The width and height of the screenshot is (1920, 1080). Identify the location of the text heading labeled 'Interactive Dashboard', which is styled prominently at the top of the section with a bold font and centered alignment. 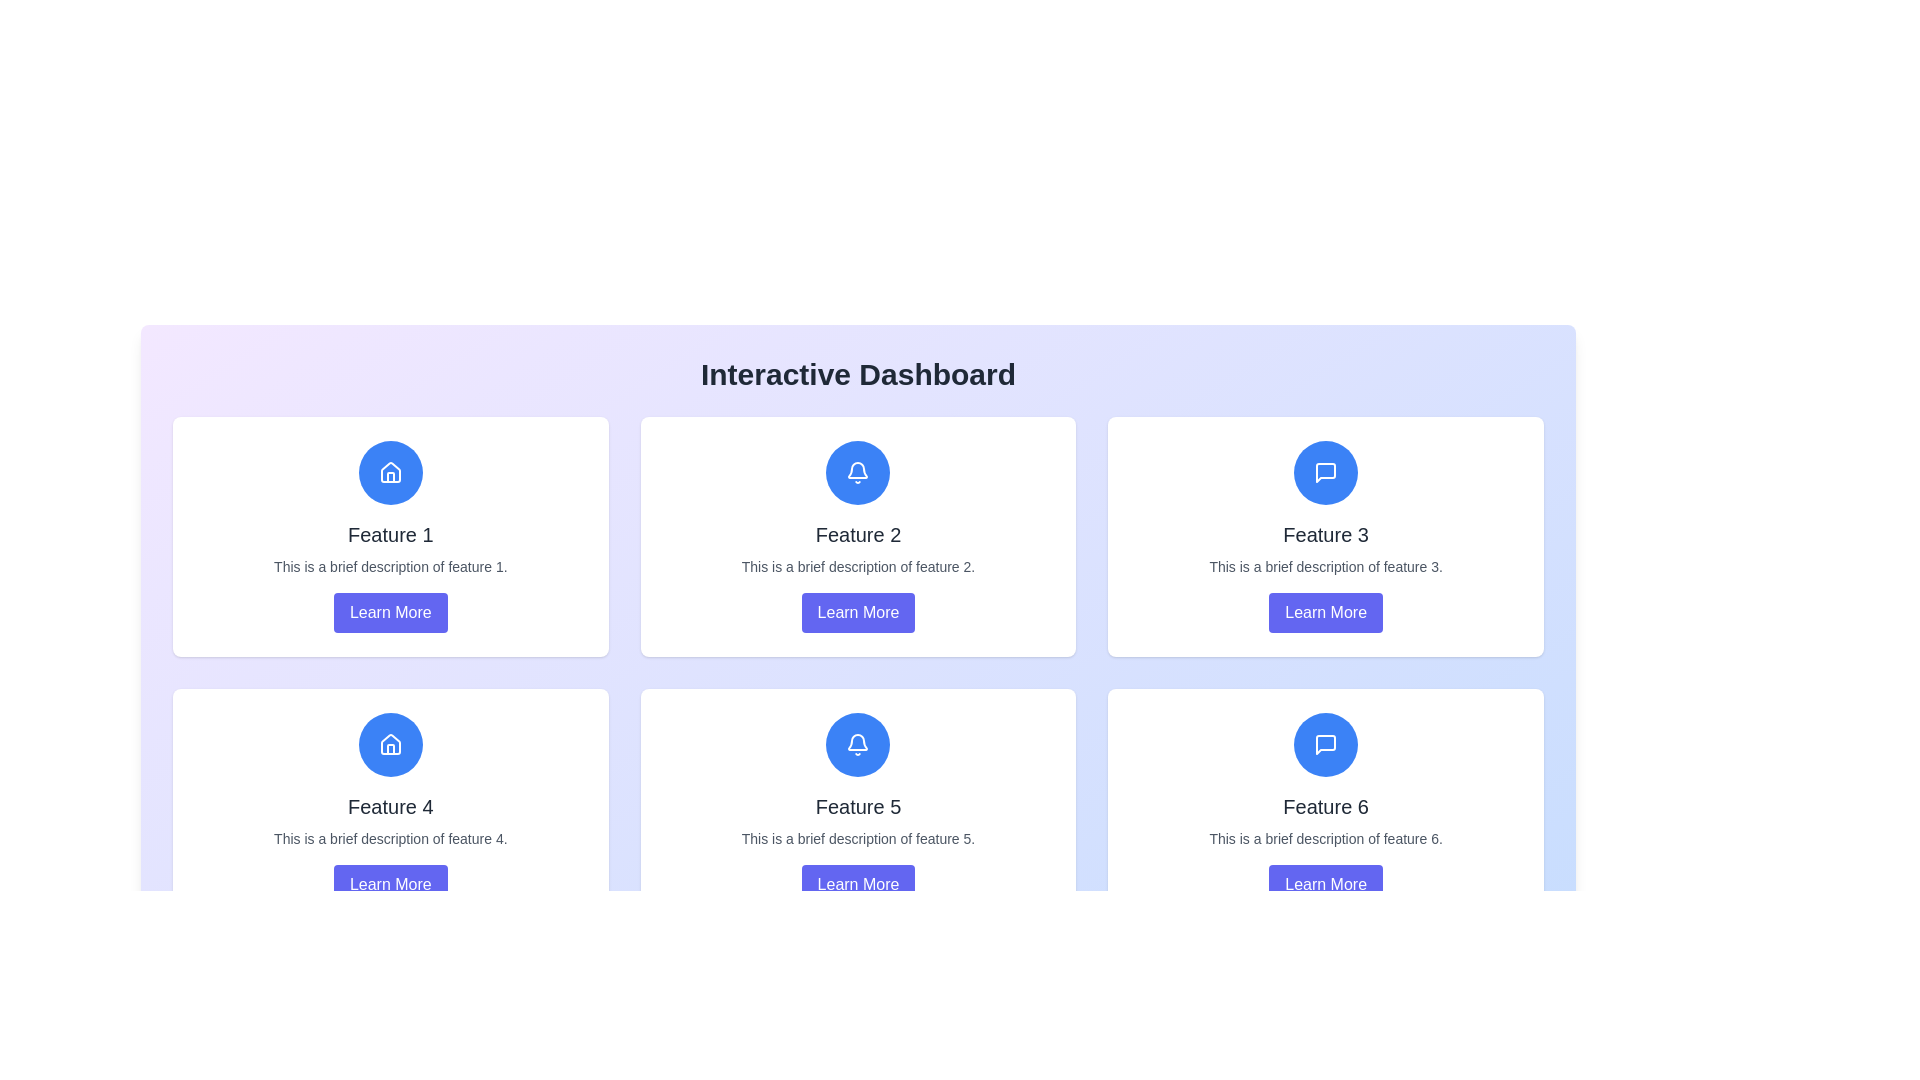
(858, 386).